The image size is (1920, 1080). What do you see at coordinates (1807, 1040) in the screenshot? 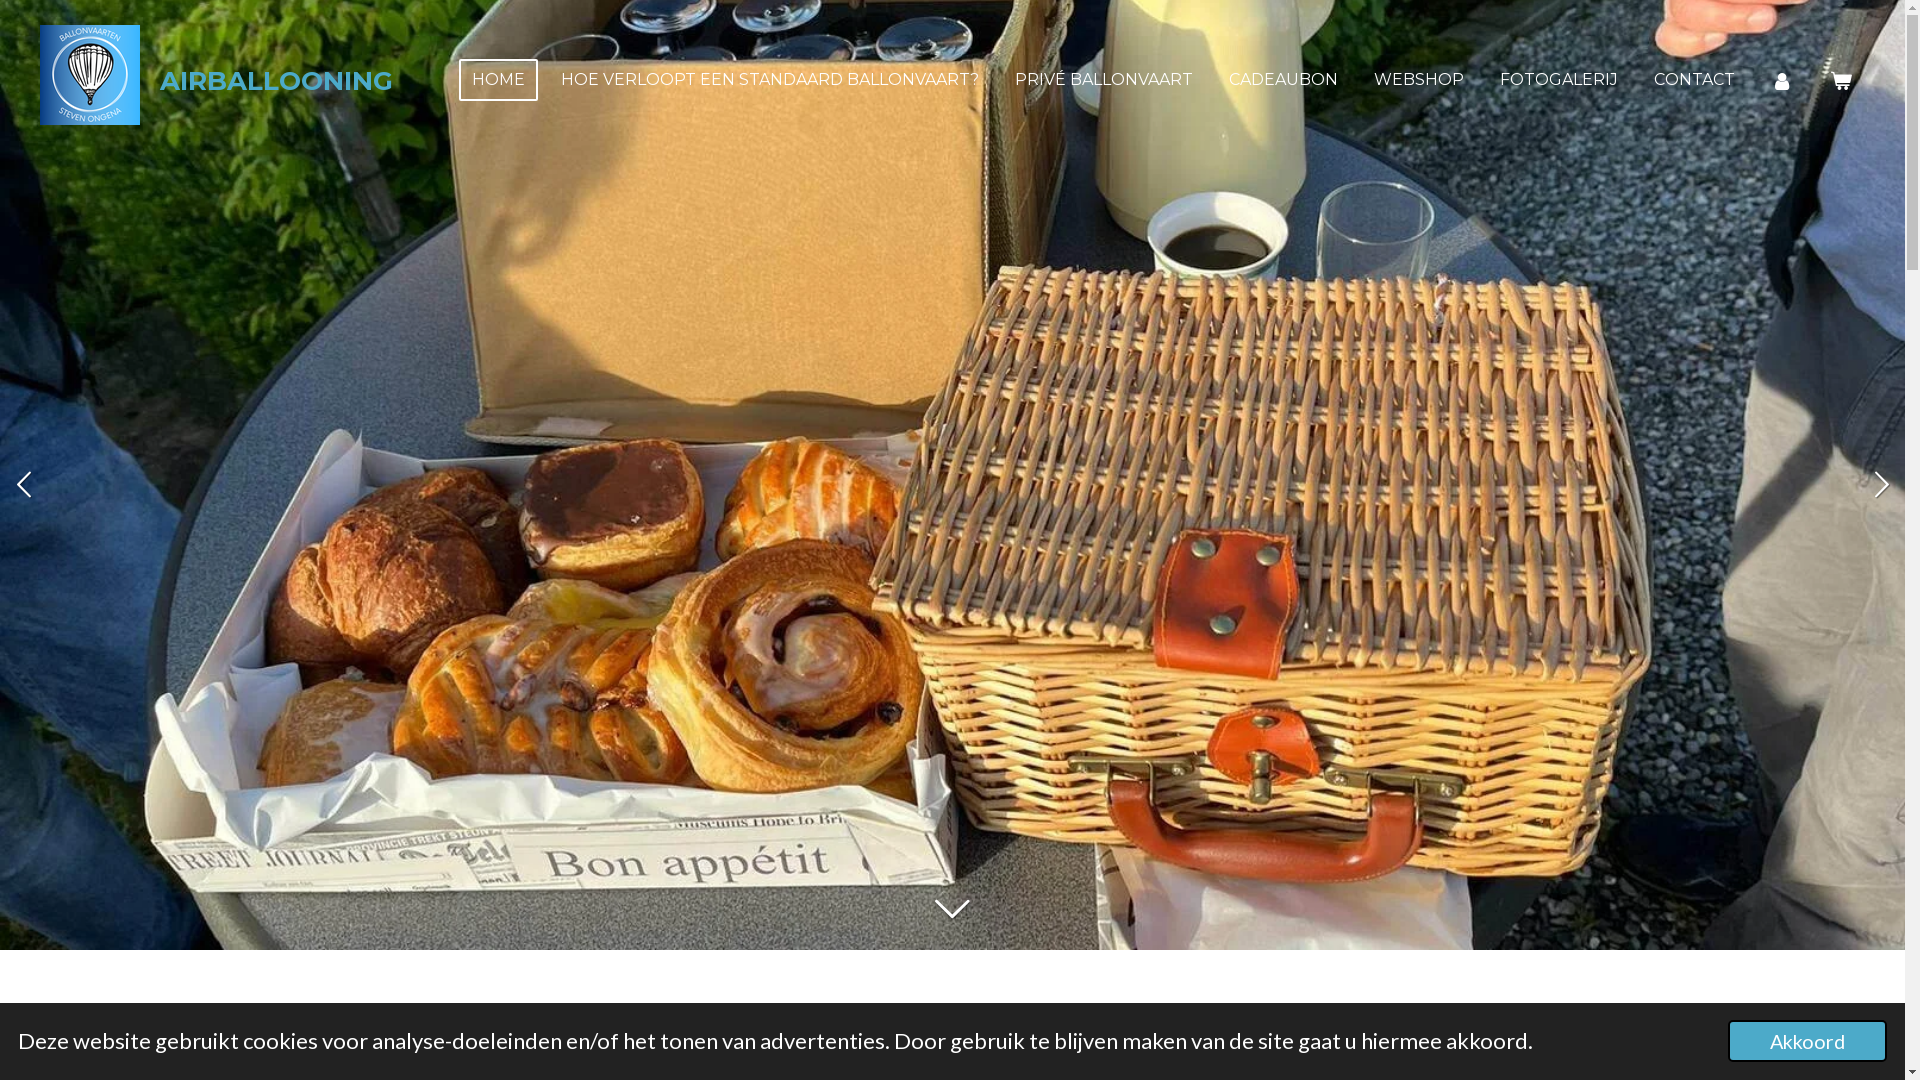
I see `'Akkoord'` at bounding box center [1807, 1040].